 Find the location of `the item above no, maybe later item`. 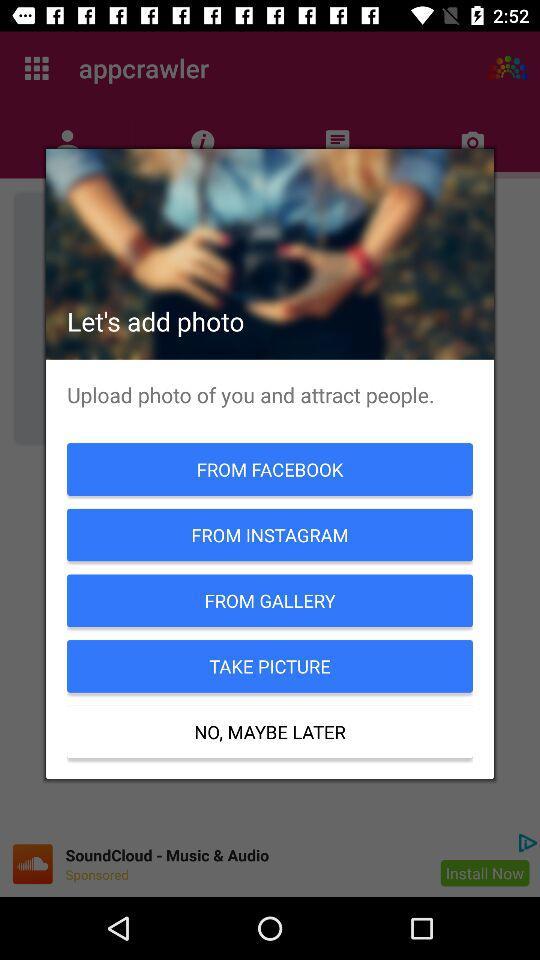

the item above no, maybe later item is located at coordinates (270, 666).